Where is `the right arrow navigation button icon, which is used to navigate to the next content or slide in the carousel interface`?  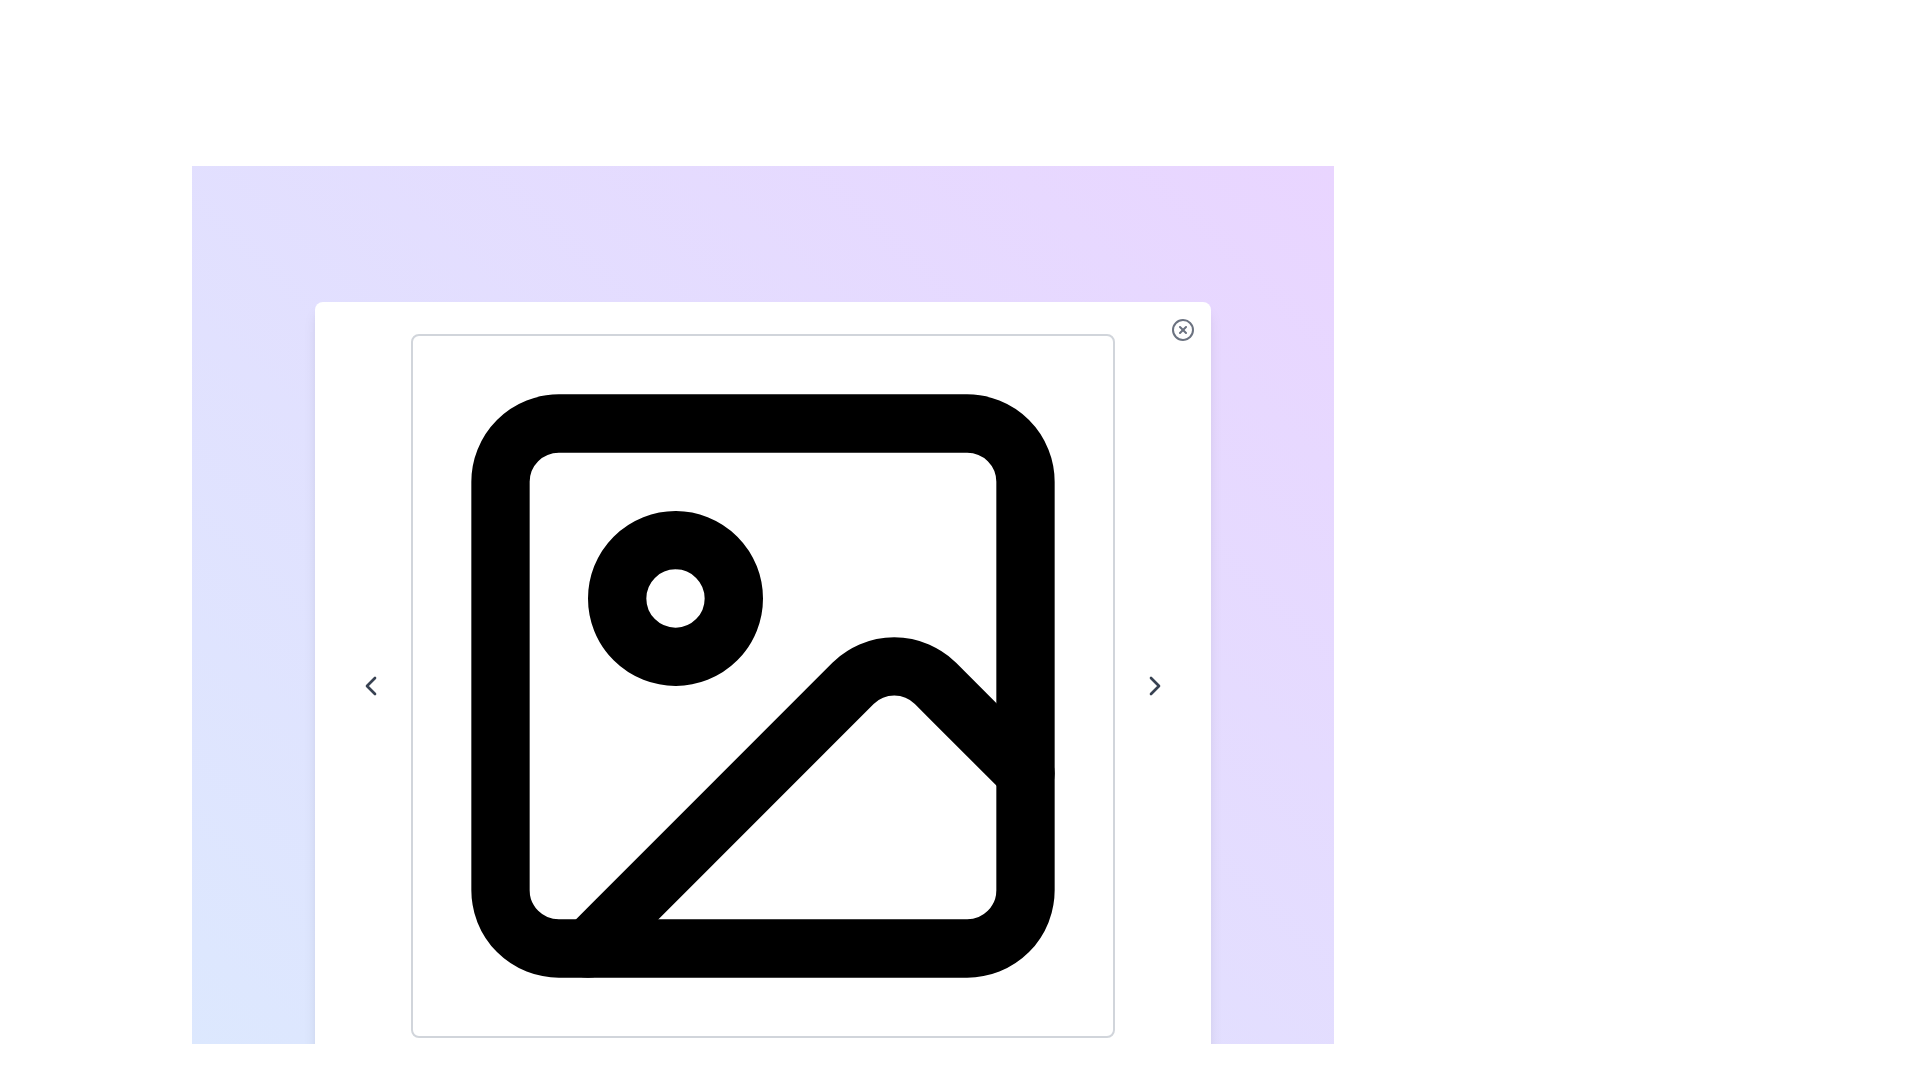
the right arrow navigation button icon, which is used to navigate to the next content or slide in the carousel interface is located at coordinates (1155, 685).